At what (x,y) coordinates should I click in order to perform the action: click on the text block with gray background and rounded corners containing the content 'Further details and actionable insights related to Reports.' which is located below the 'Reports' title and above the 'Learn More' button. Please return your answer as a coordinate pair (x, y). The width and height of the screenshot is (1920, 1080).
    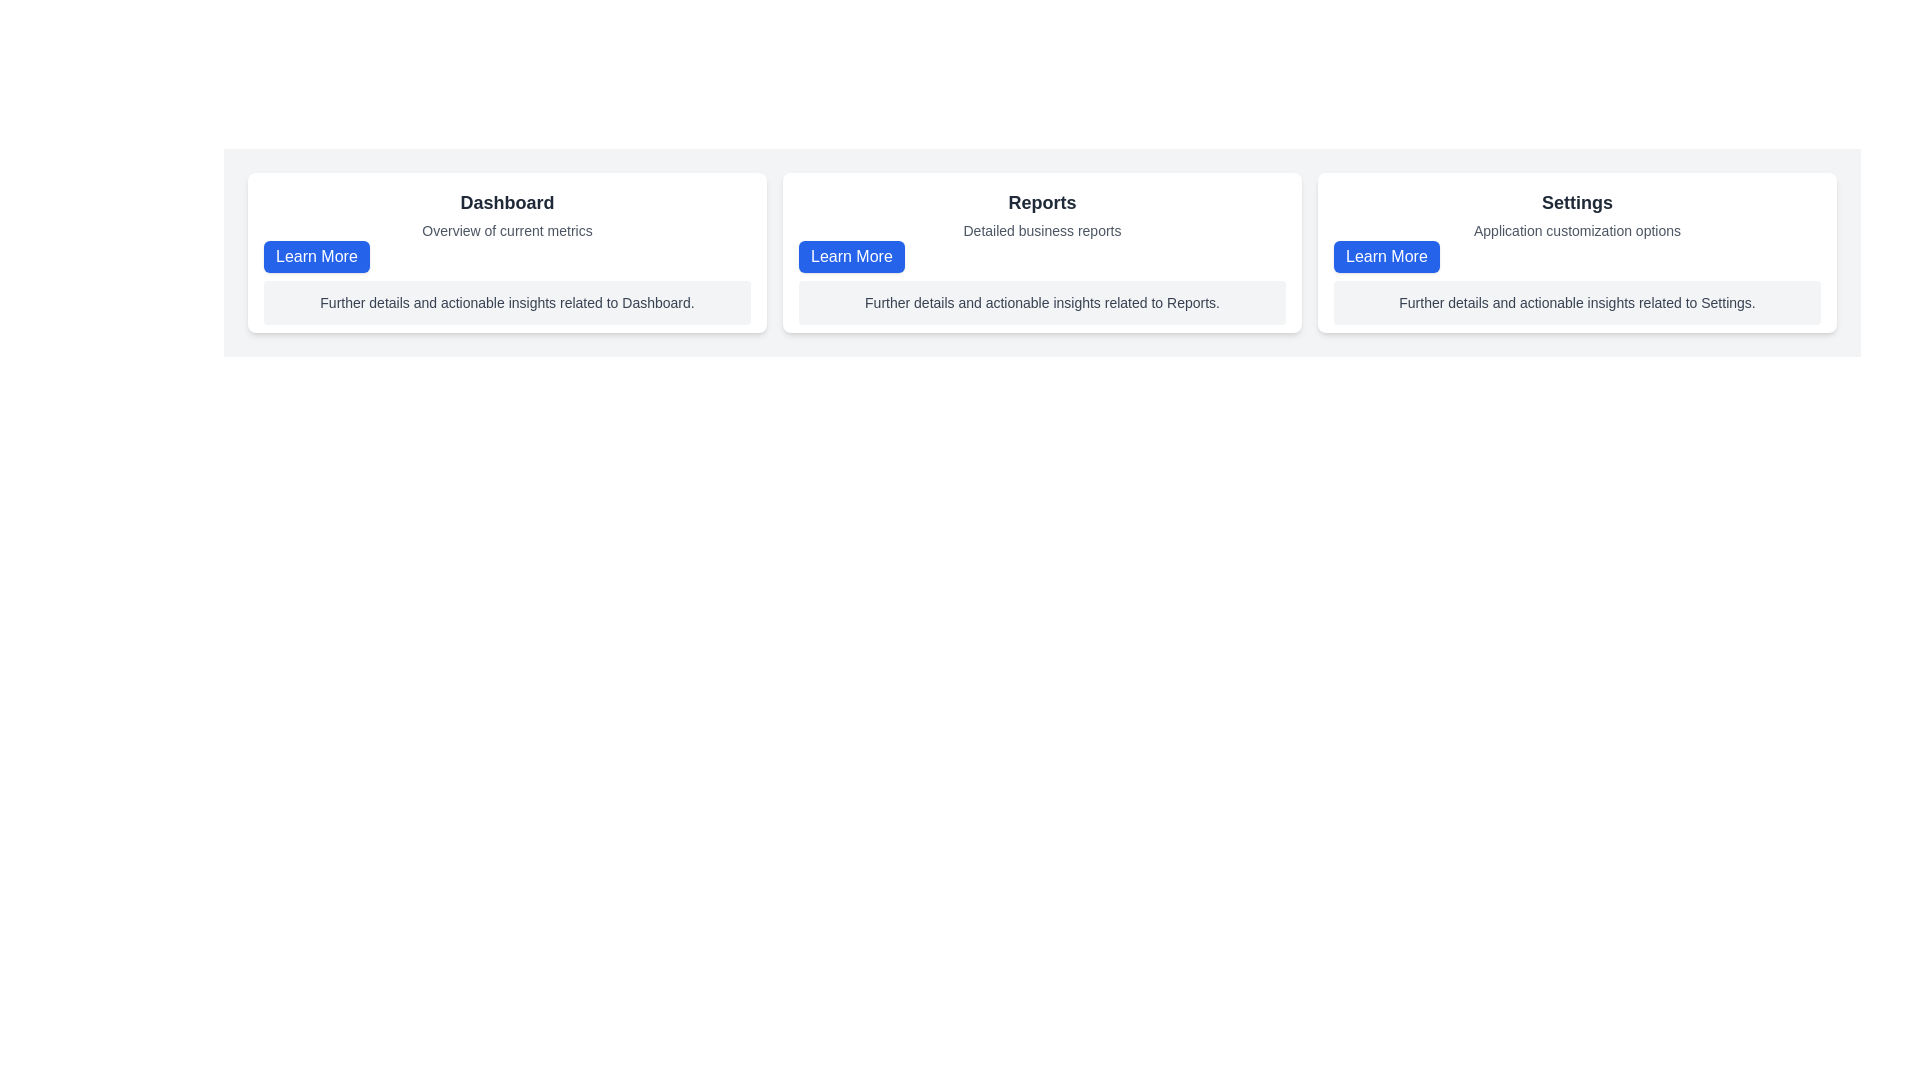
    Looking at the image, I should click on (1041, 303).